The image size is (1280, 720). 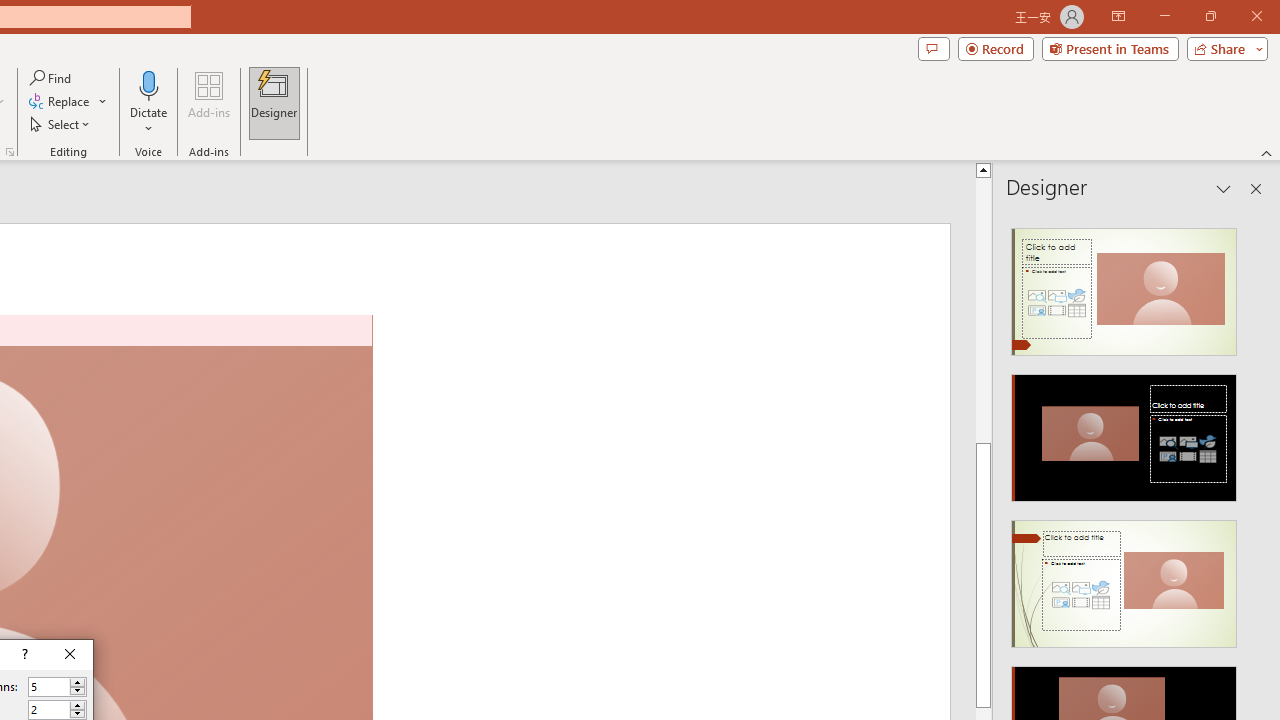 I want to click on 'Number of columns', so click(x=57, y=685).